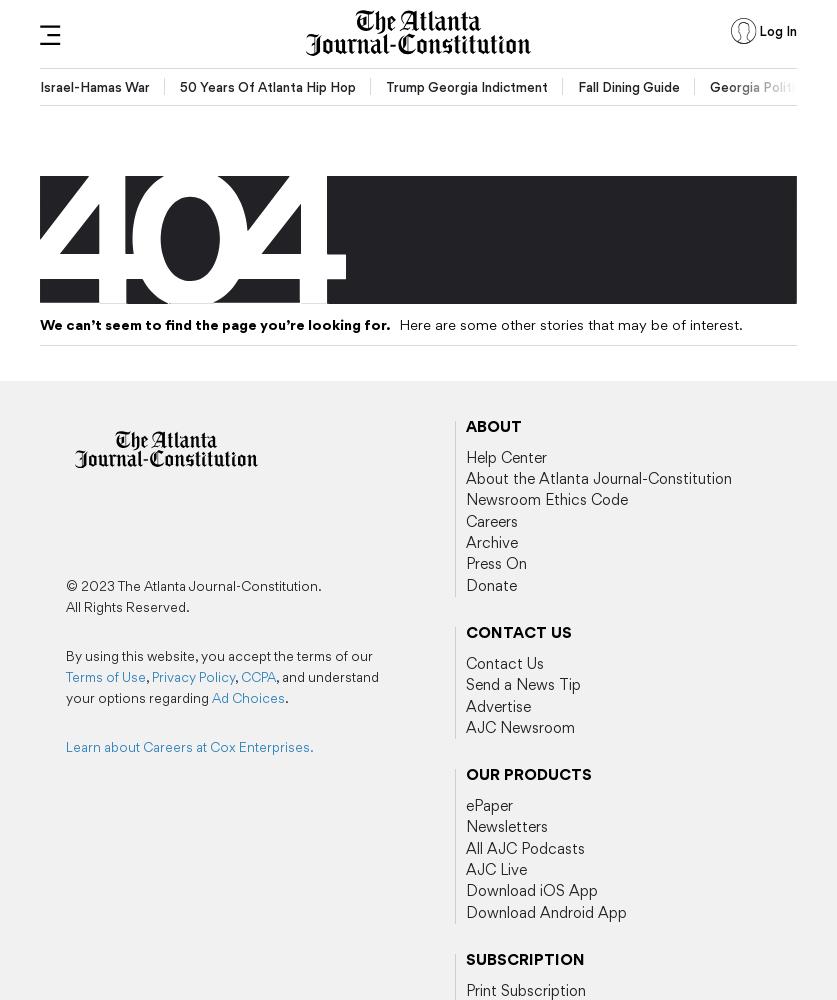 This screenshot has height=1000, width=837. I want to click on ', and understand your options regarding', so click(221, 687).